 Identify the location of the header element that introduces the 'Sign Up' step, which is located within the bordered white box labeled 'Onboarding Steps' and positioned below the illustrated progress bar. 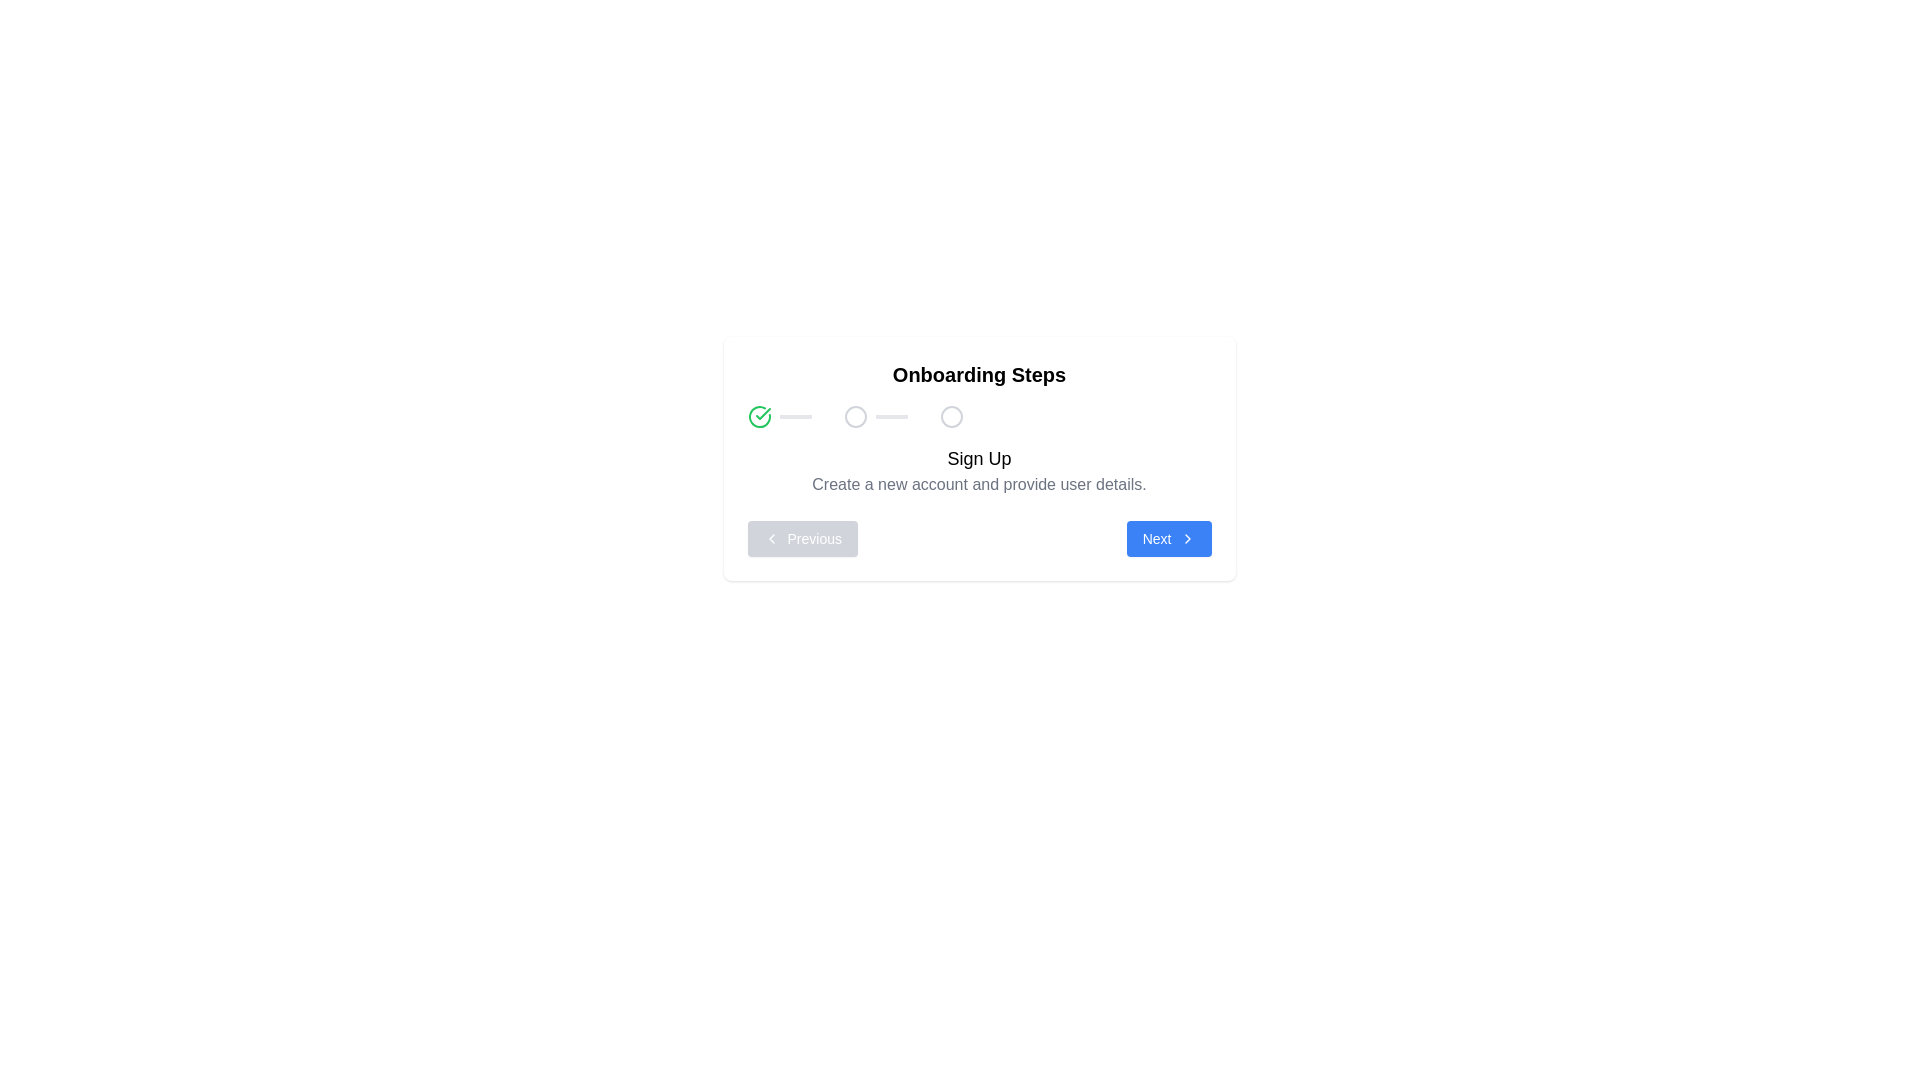
(979, 470).